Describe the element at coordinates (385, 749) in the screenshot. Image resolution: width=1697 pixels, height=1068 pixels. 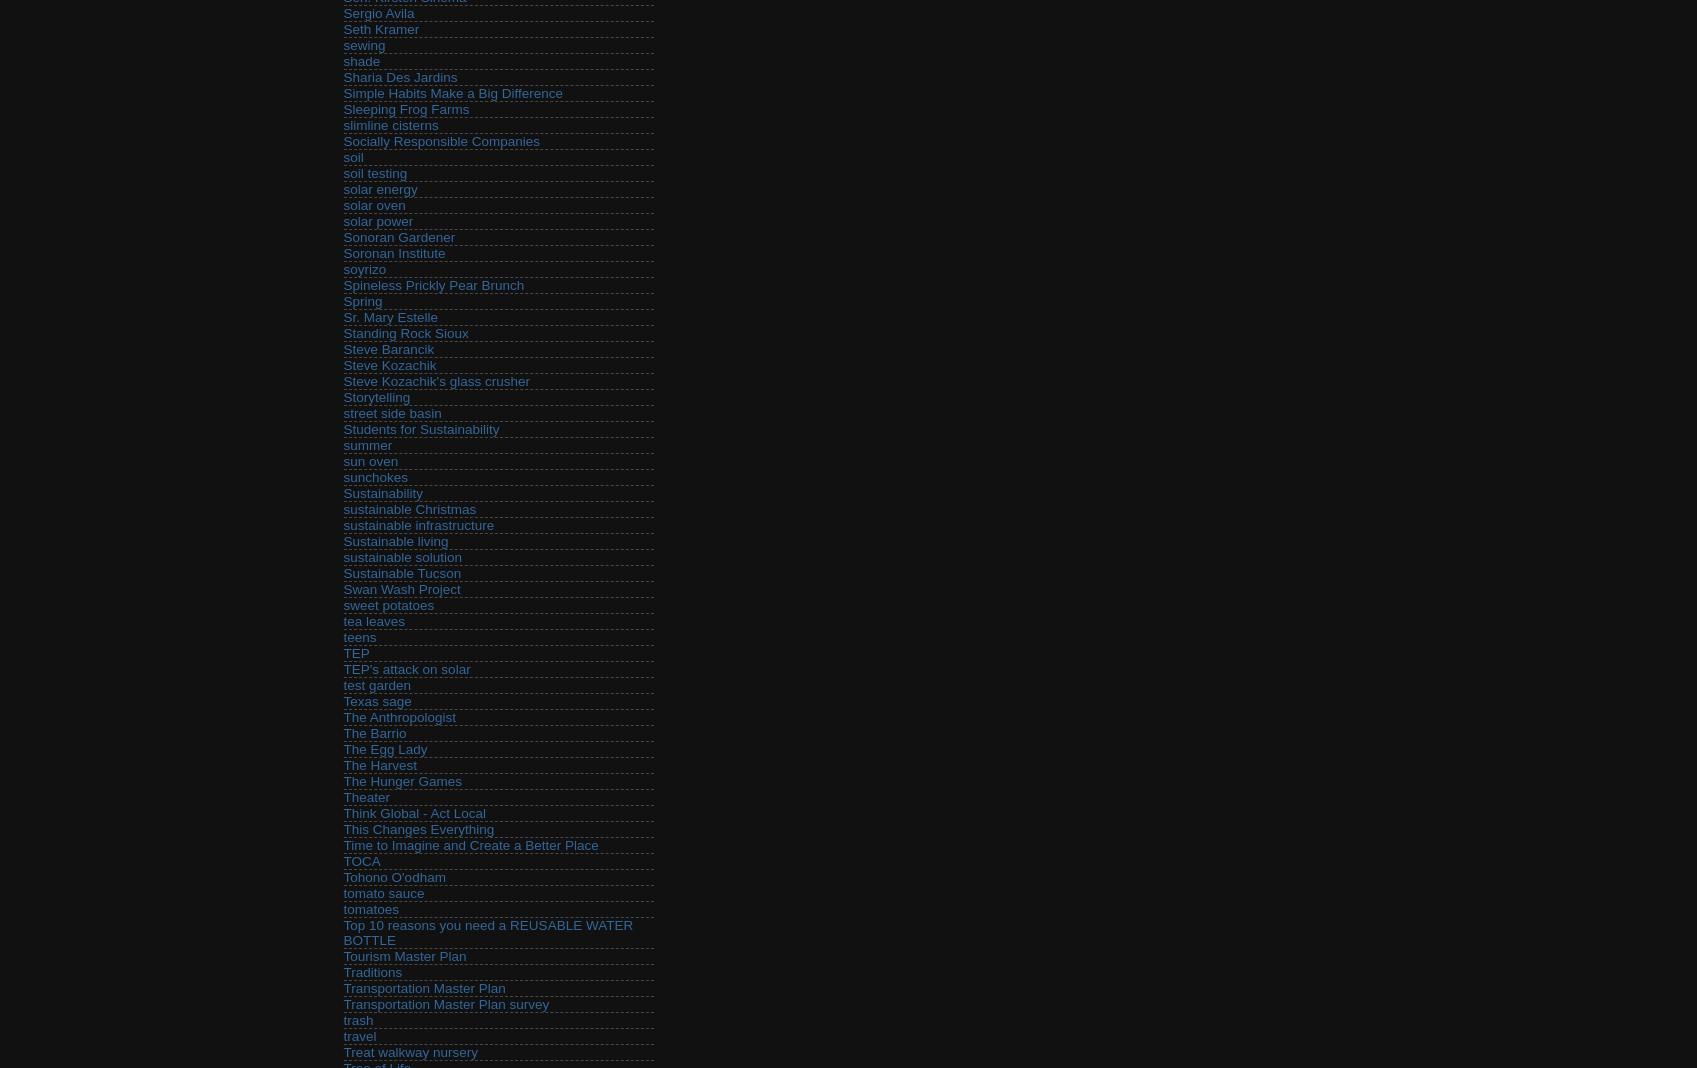
I see `'The Egg Lady'` at that location.